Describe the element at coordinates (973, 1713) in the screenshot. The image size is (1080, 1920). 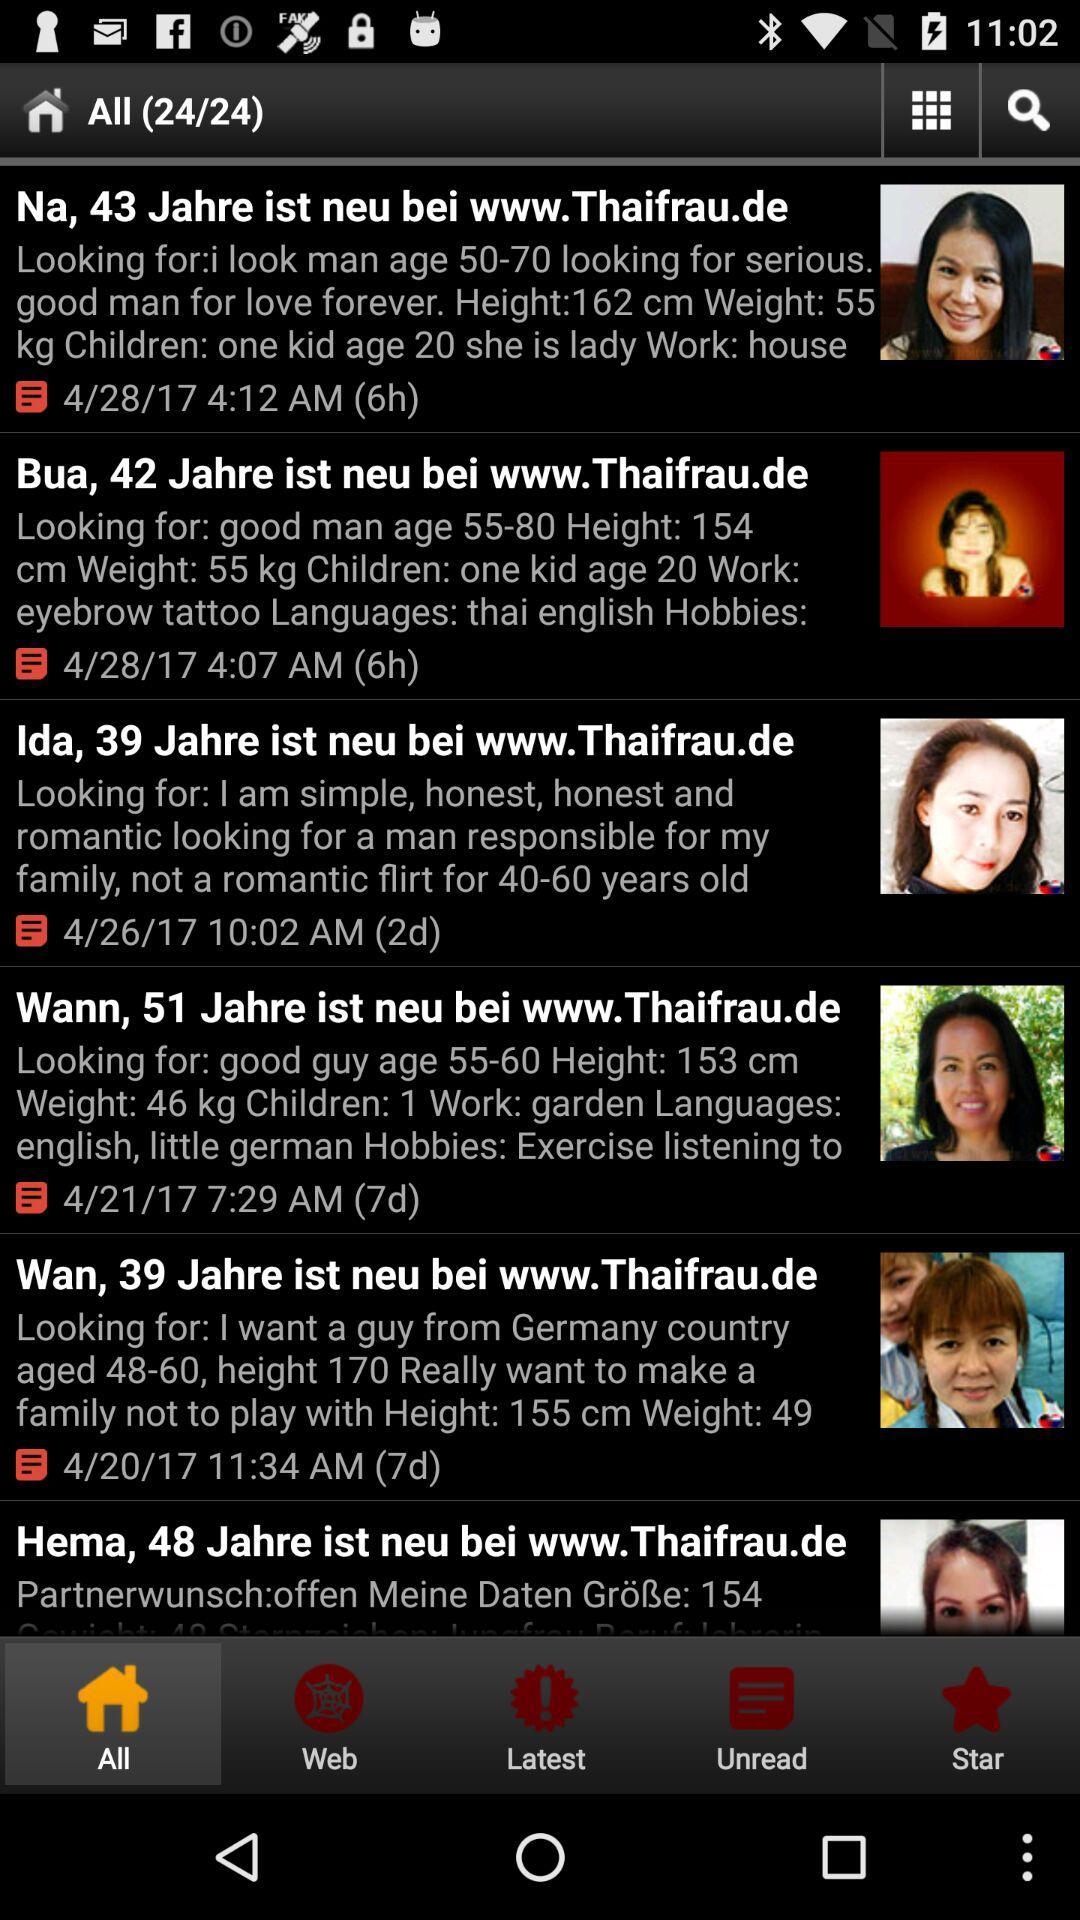
I see `rate of quality` at that location.